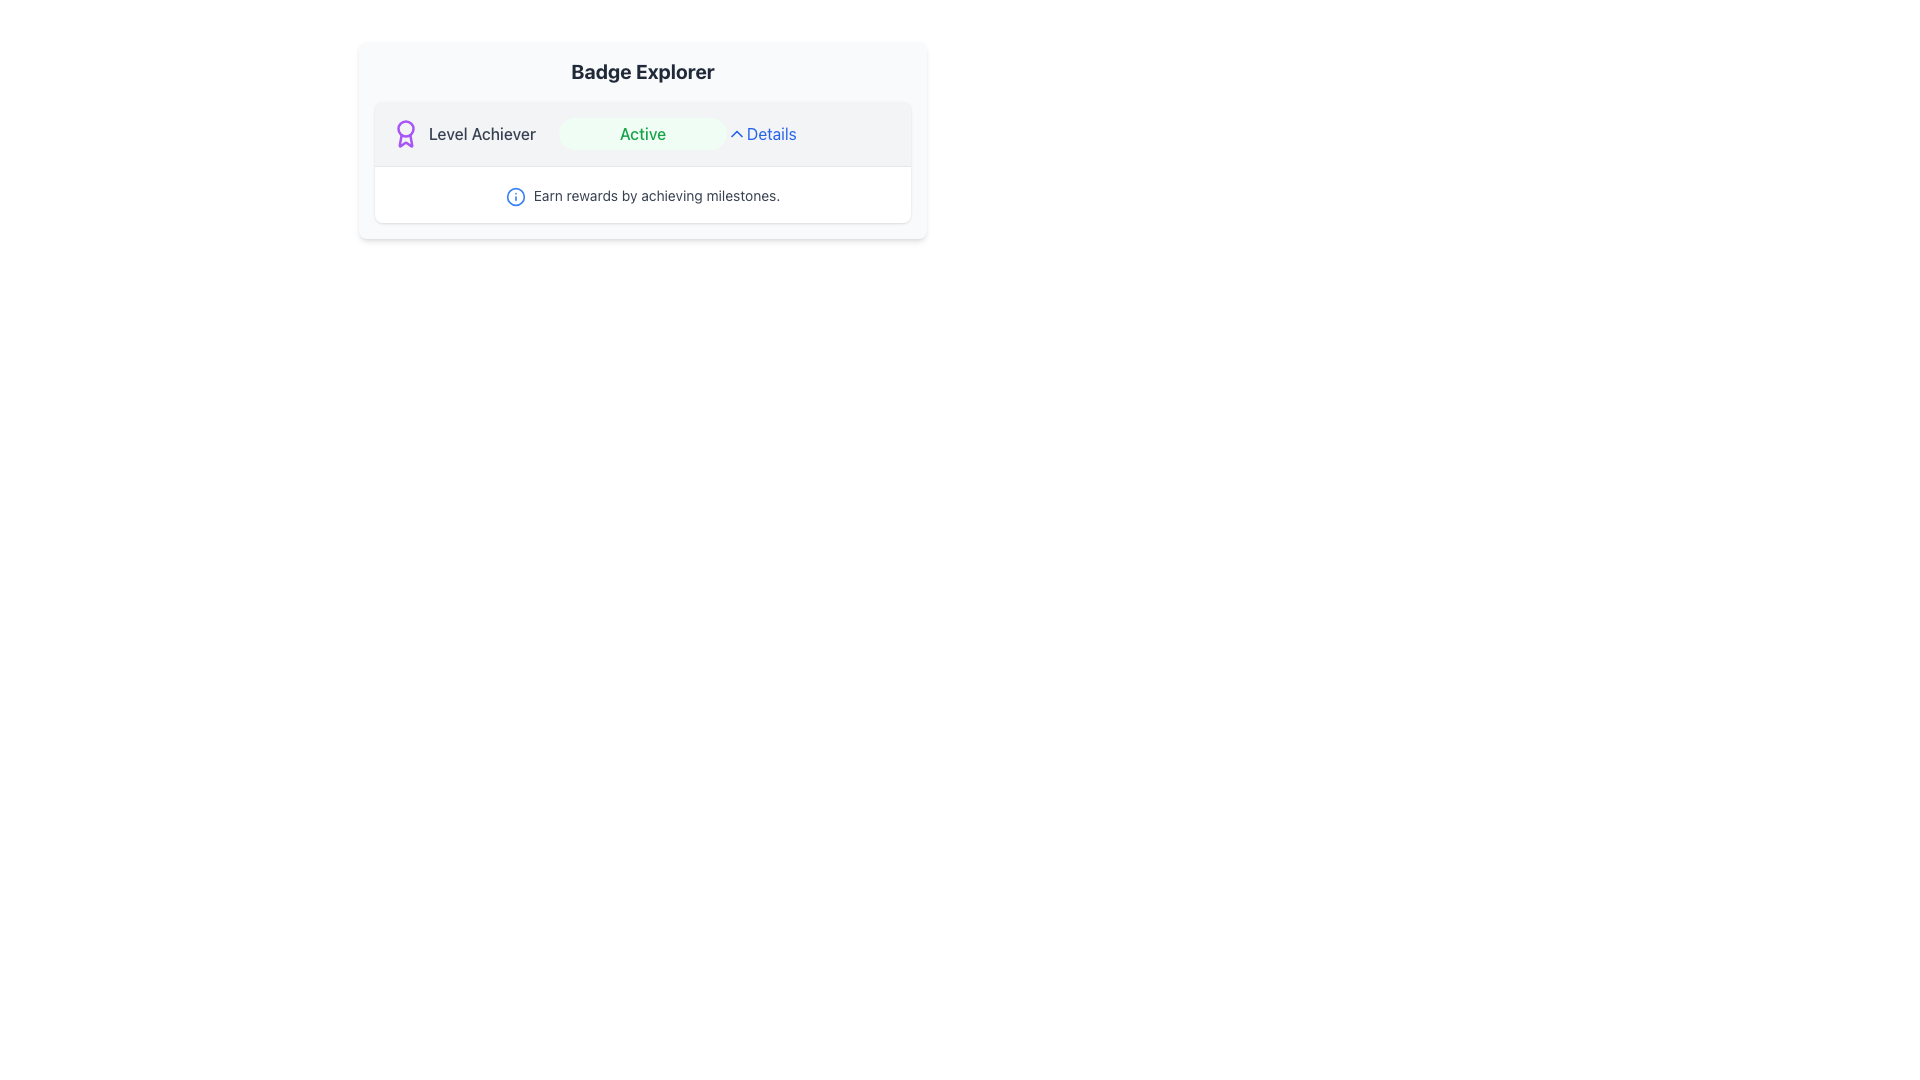  I want to click on the 'Level Achiever' text label with icon, which serves as a title in the 'Badge Explorer' section of the grid layout, so click(474, 134).